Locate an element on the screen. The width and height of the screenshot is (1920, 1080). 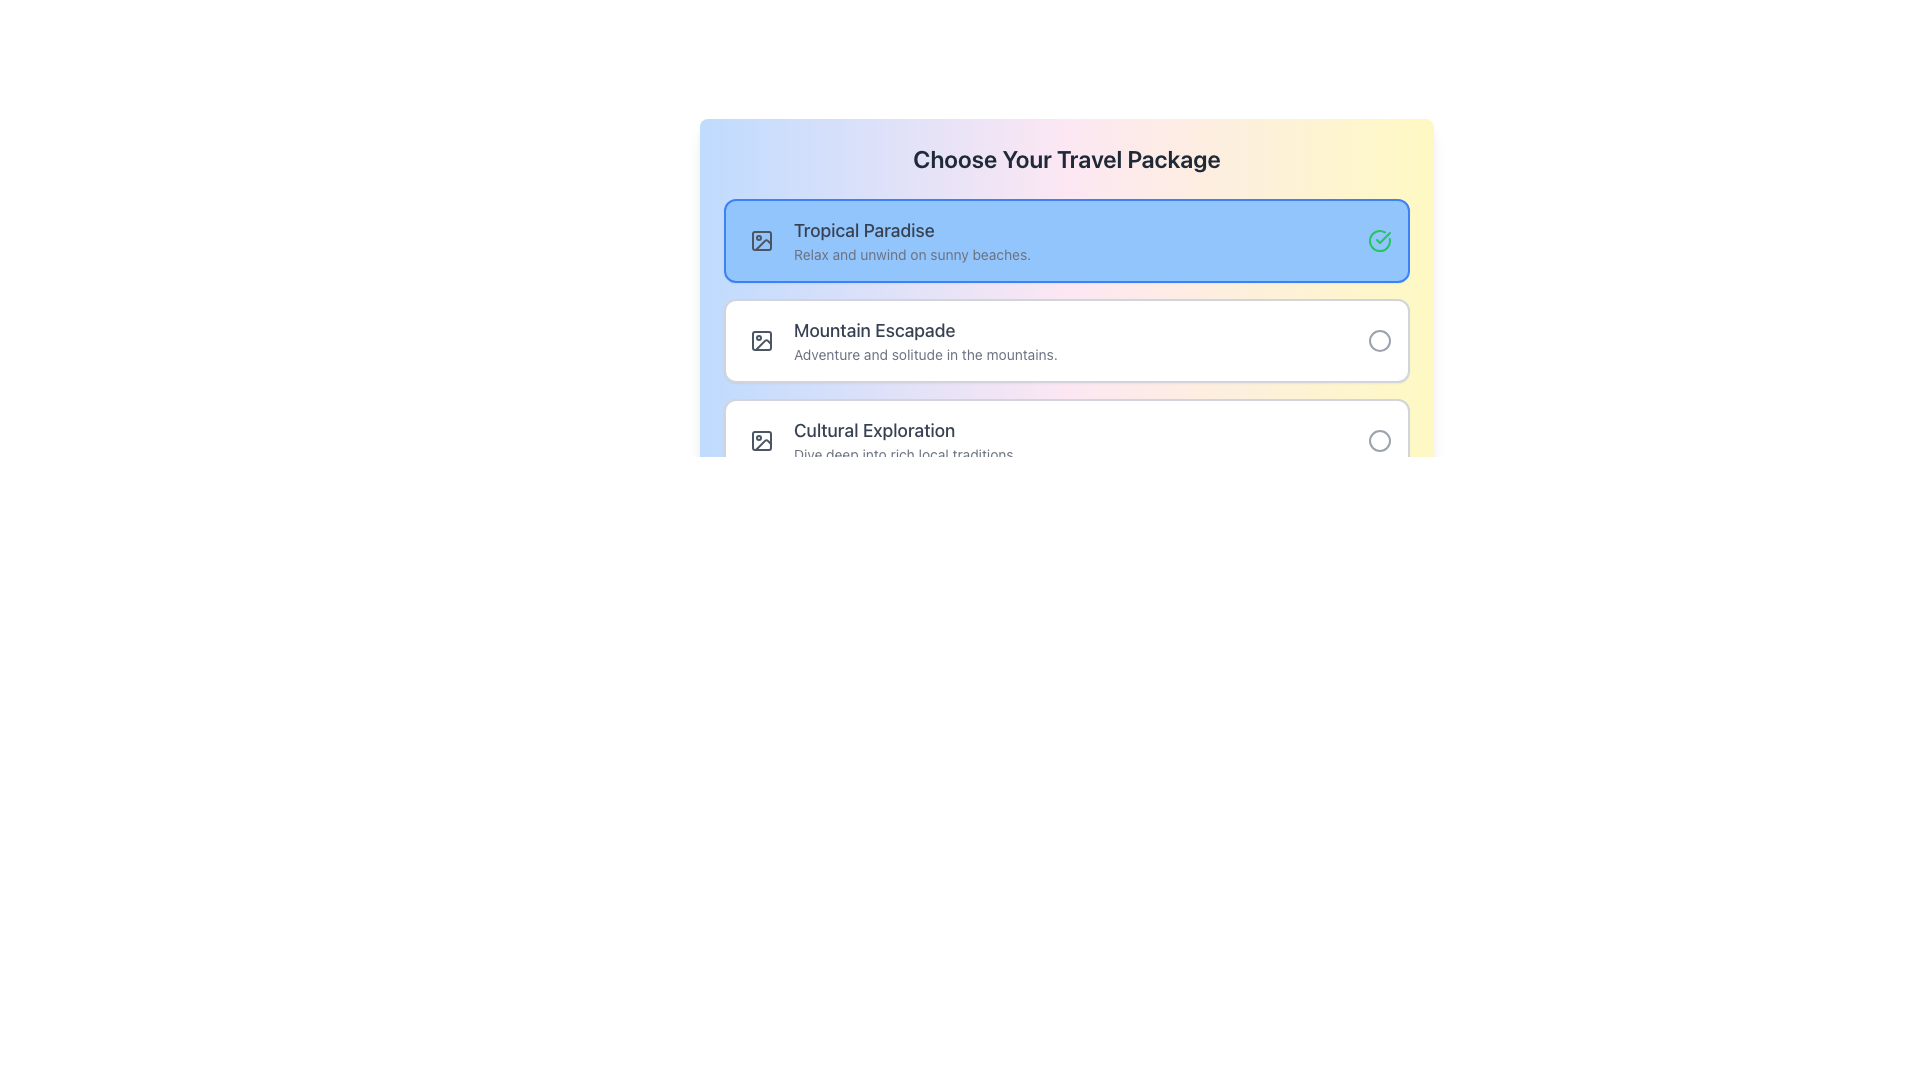
the icon associated with the selection of the 'Mountain Escapade' option, which is located in the second item of a vertical list is located at coordinates (1379, 339).